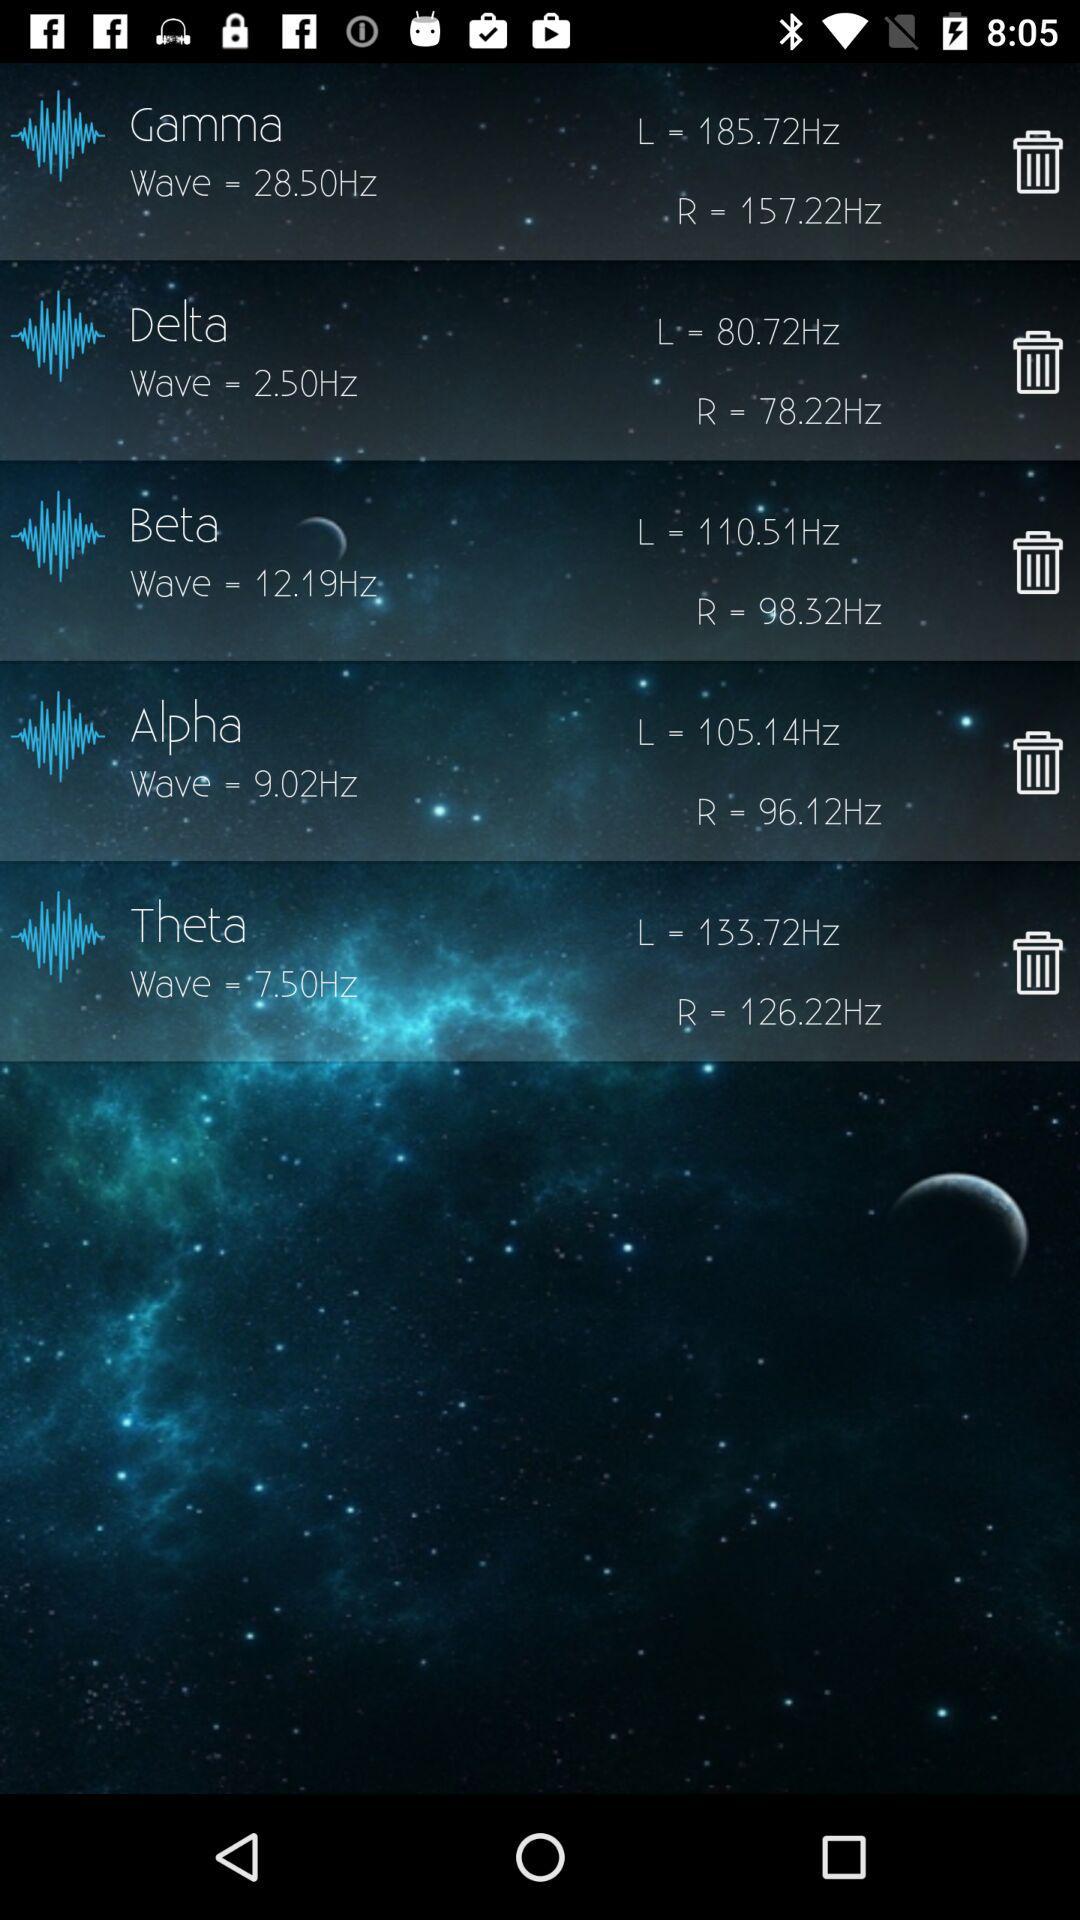  I want to click on delete, so click(1036, 561).